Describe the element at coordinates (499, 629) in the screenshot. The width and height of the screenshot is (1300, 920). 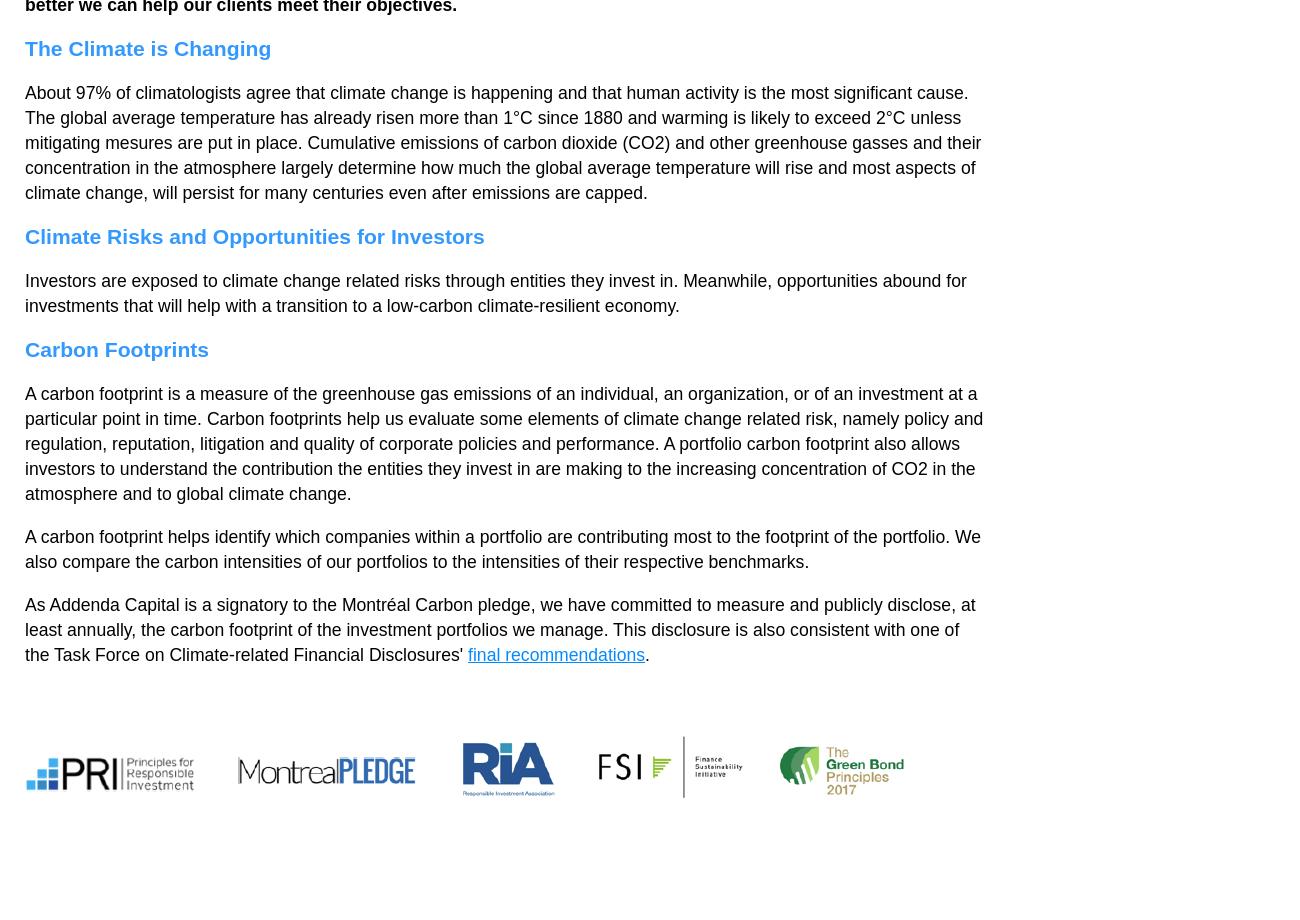
I see `'As Addenda Capital is a signatory to the Montréal Carbon pledge, we have committed to measure and publicly disclose, at least annually, the carbon footprint of the investment portfolios we manage. This disclosure is also consistent with one of the Task Force on Climate-related Financial Disclosures''` at that location.